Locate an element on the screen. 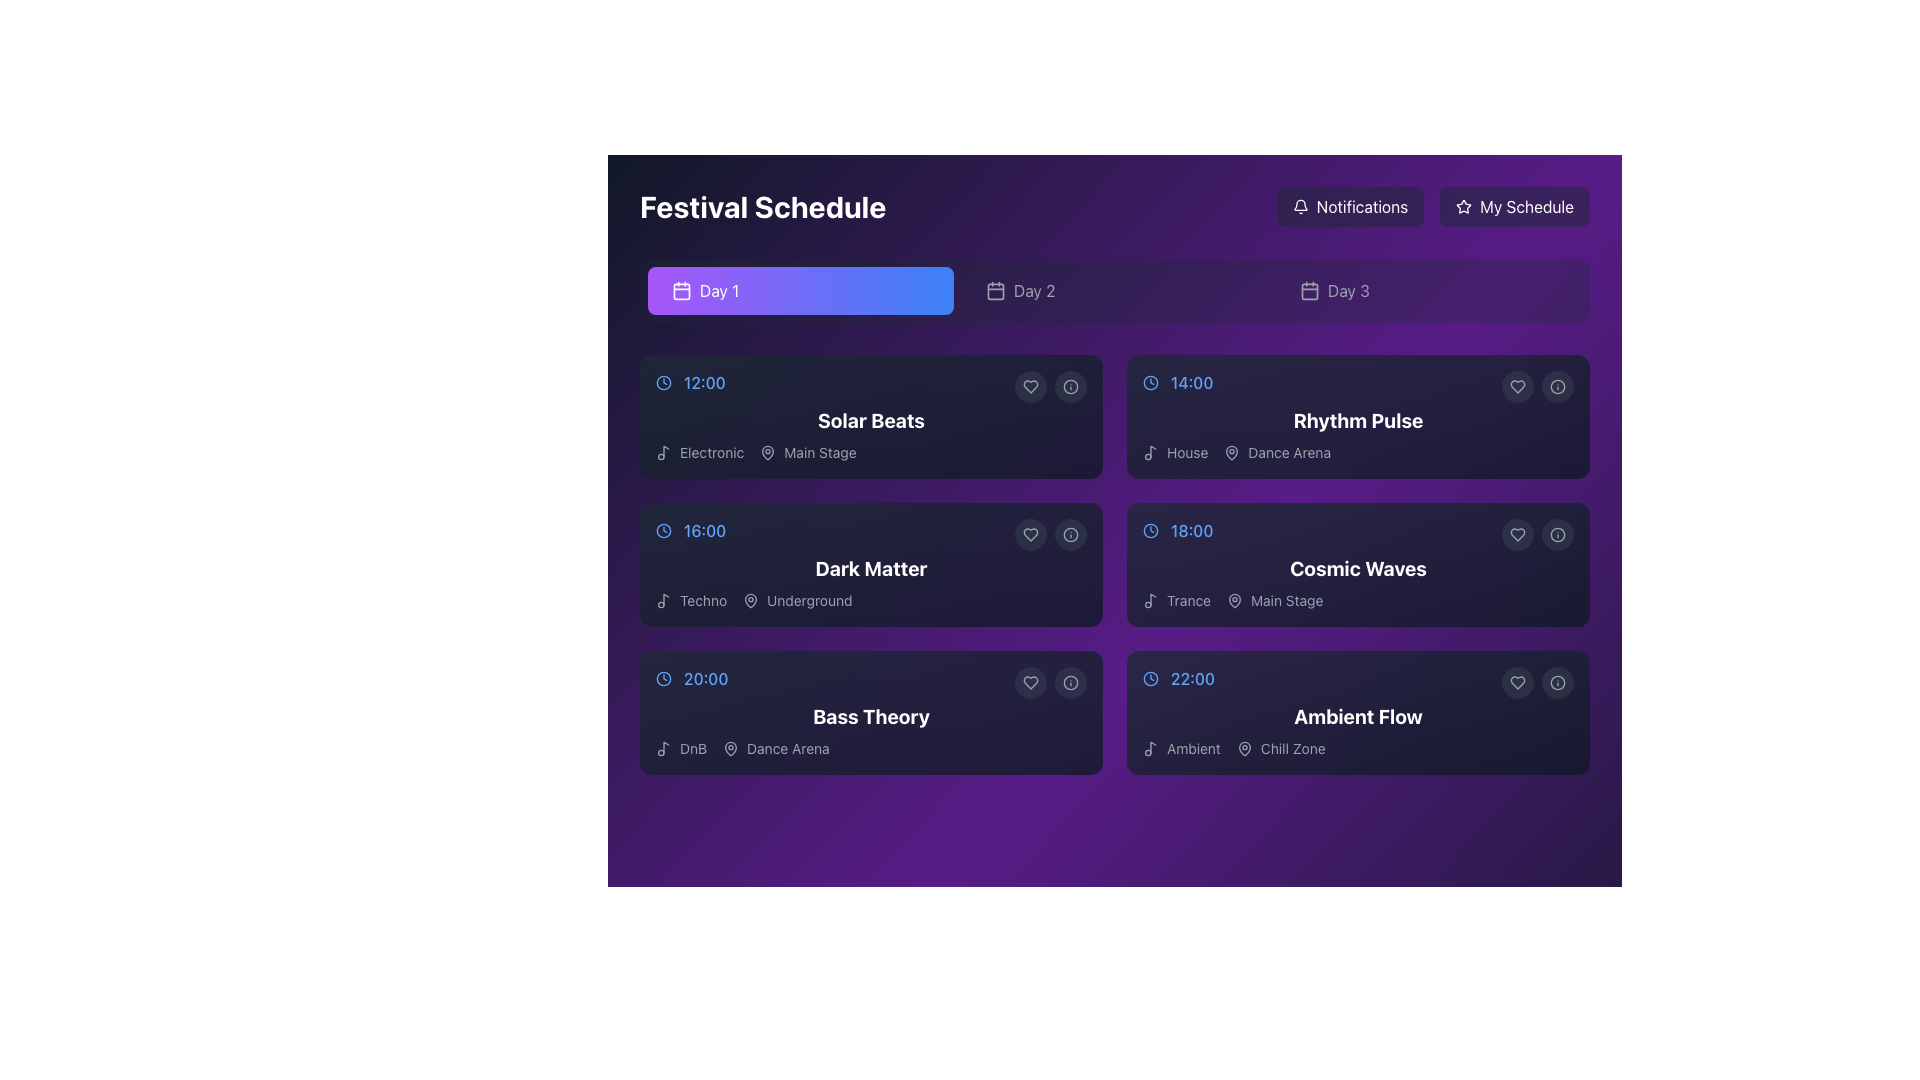 This screenshot has height=1080, width=1920. the calendar icon located to the left of the 'Day 2' text in the schedule selection button is located at coordinates (996, 290).